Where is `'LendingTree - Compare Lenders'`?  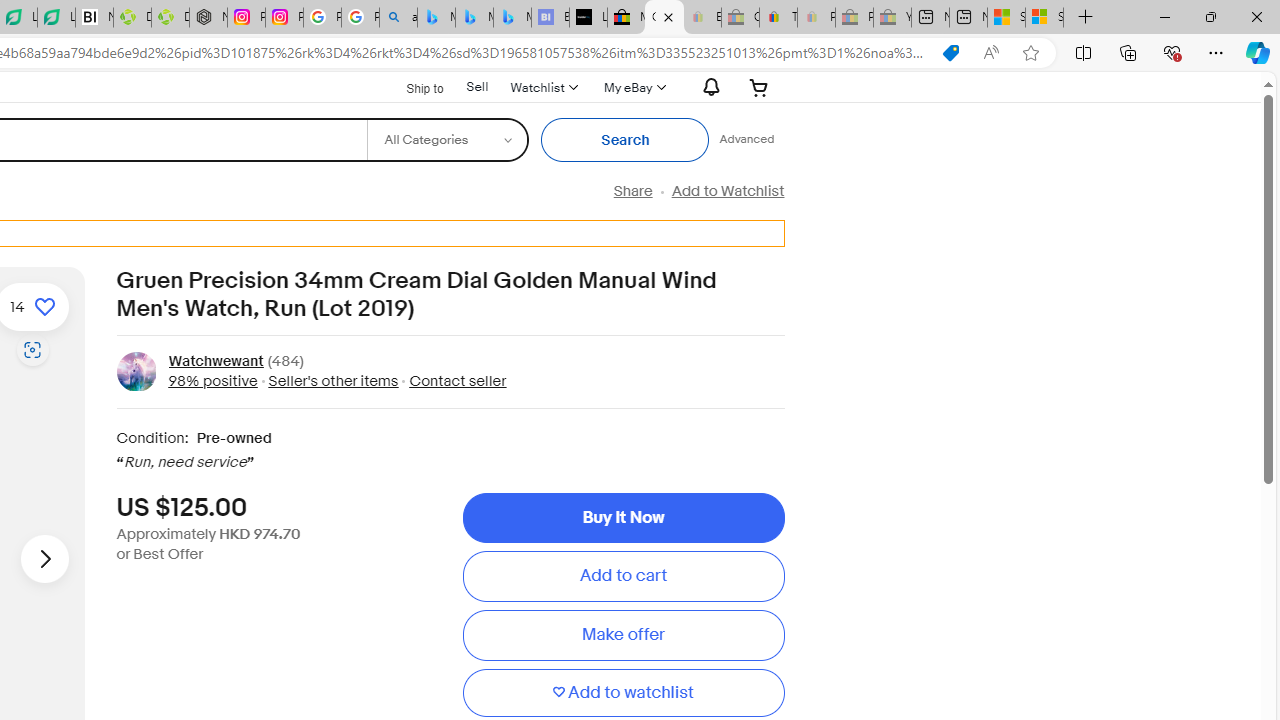 'LendingTree - Compare Lenders' is located at coordinates (56, 17).